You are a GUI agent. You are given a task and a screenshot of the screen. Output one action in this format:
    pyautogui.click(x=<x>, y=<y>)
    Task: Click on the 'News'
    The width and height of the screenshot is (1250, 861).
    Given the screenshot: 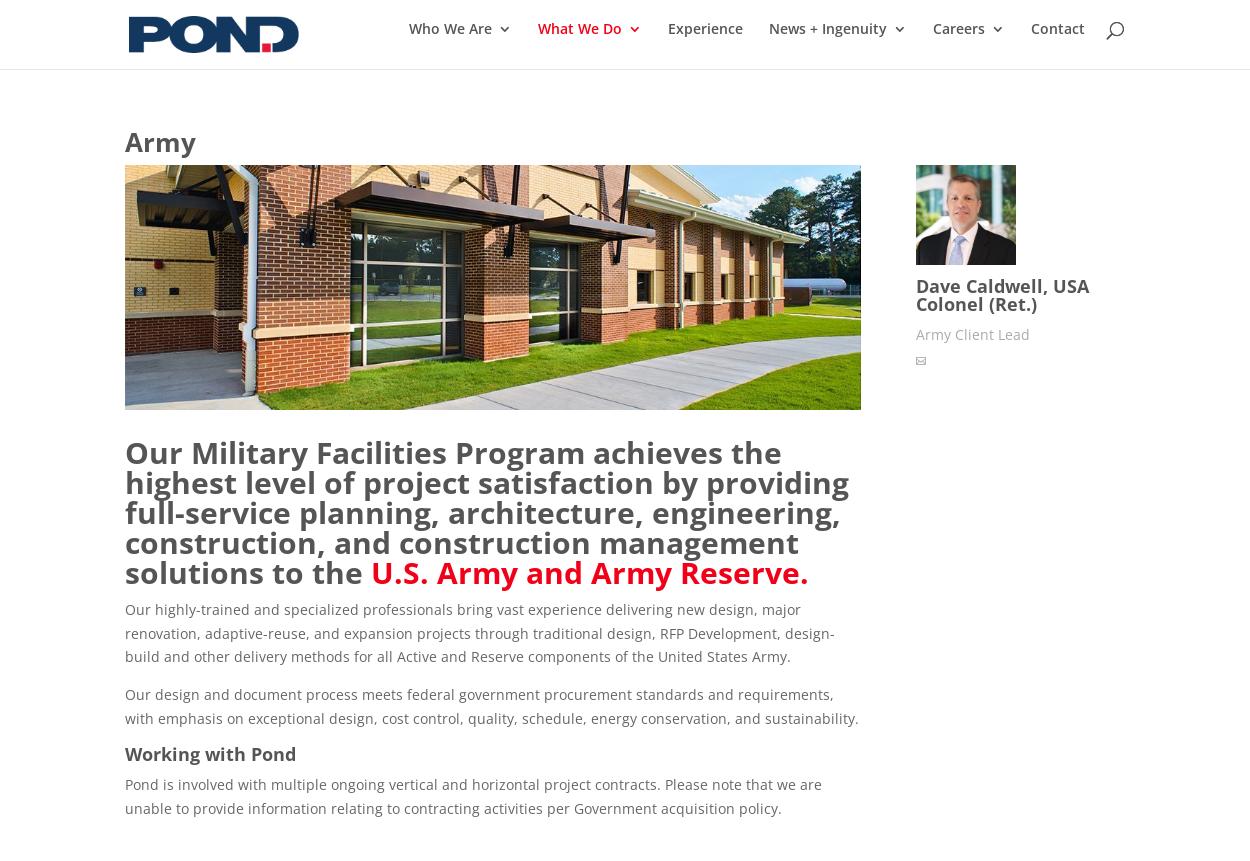 What is the action you would take?
    pyautogui.click(x=826, y=117)
    